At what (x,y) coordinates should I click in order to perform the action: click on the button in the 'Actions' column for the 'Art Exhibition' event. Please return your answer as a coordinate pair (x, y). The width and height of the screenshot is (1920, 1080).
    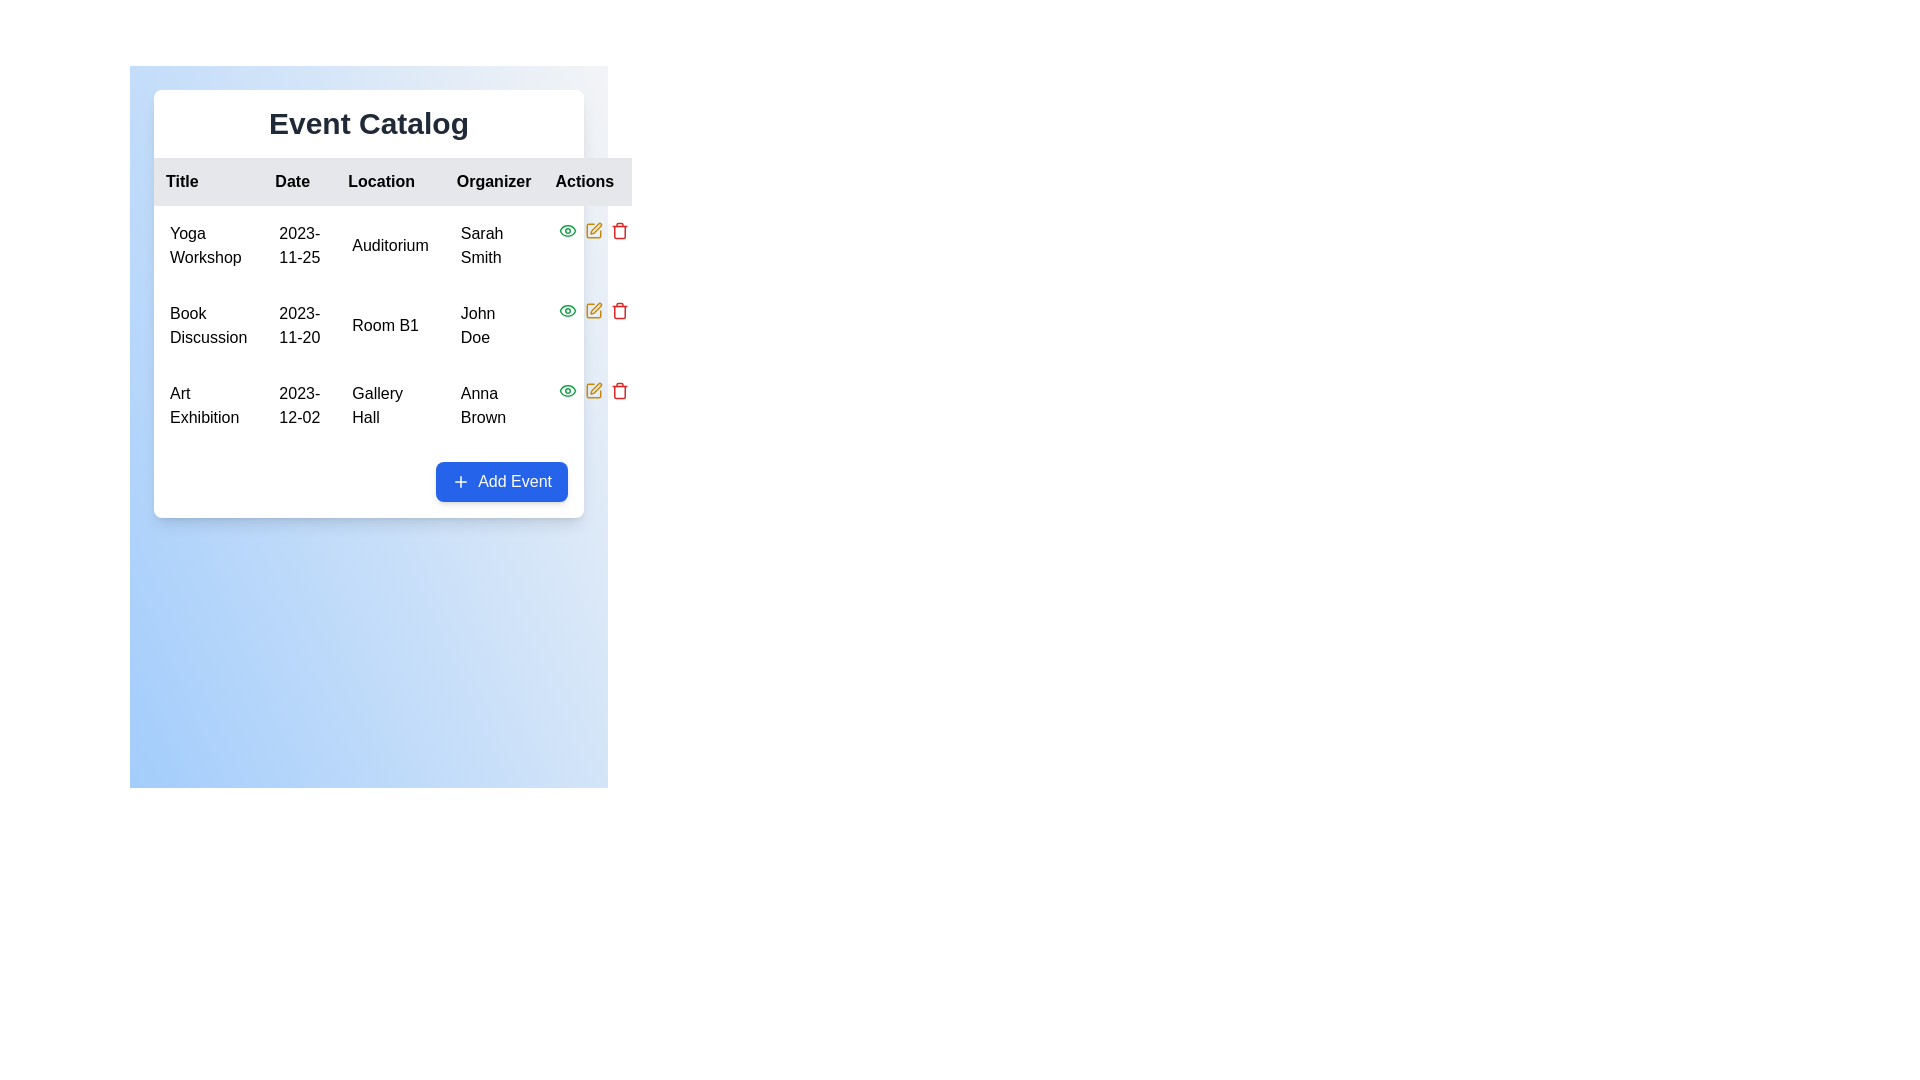
    Looking at the image, I should click on (619, 390).